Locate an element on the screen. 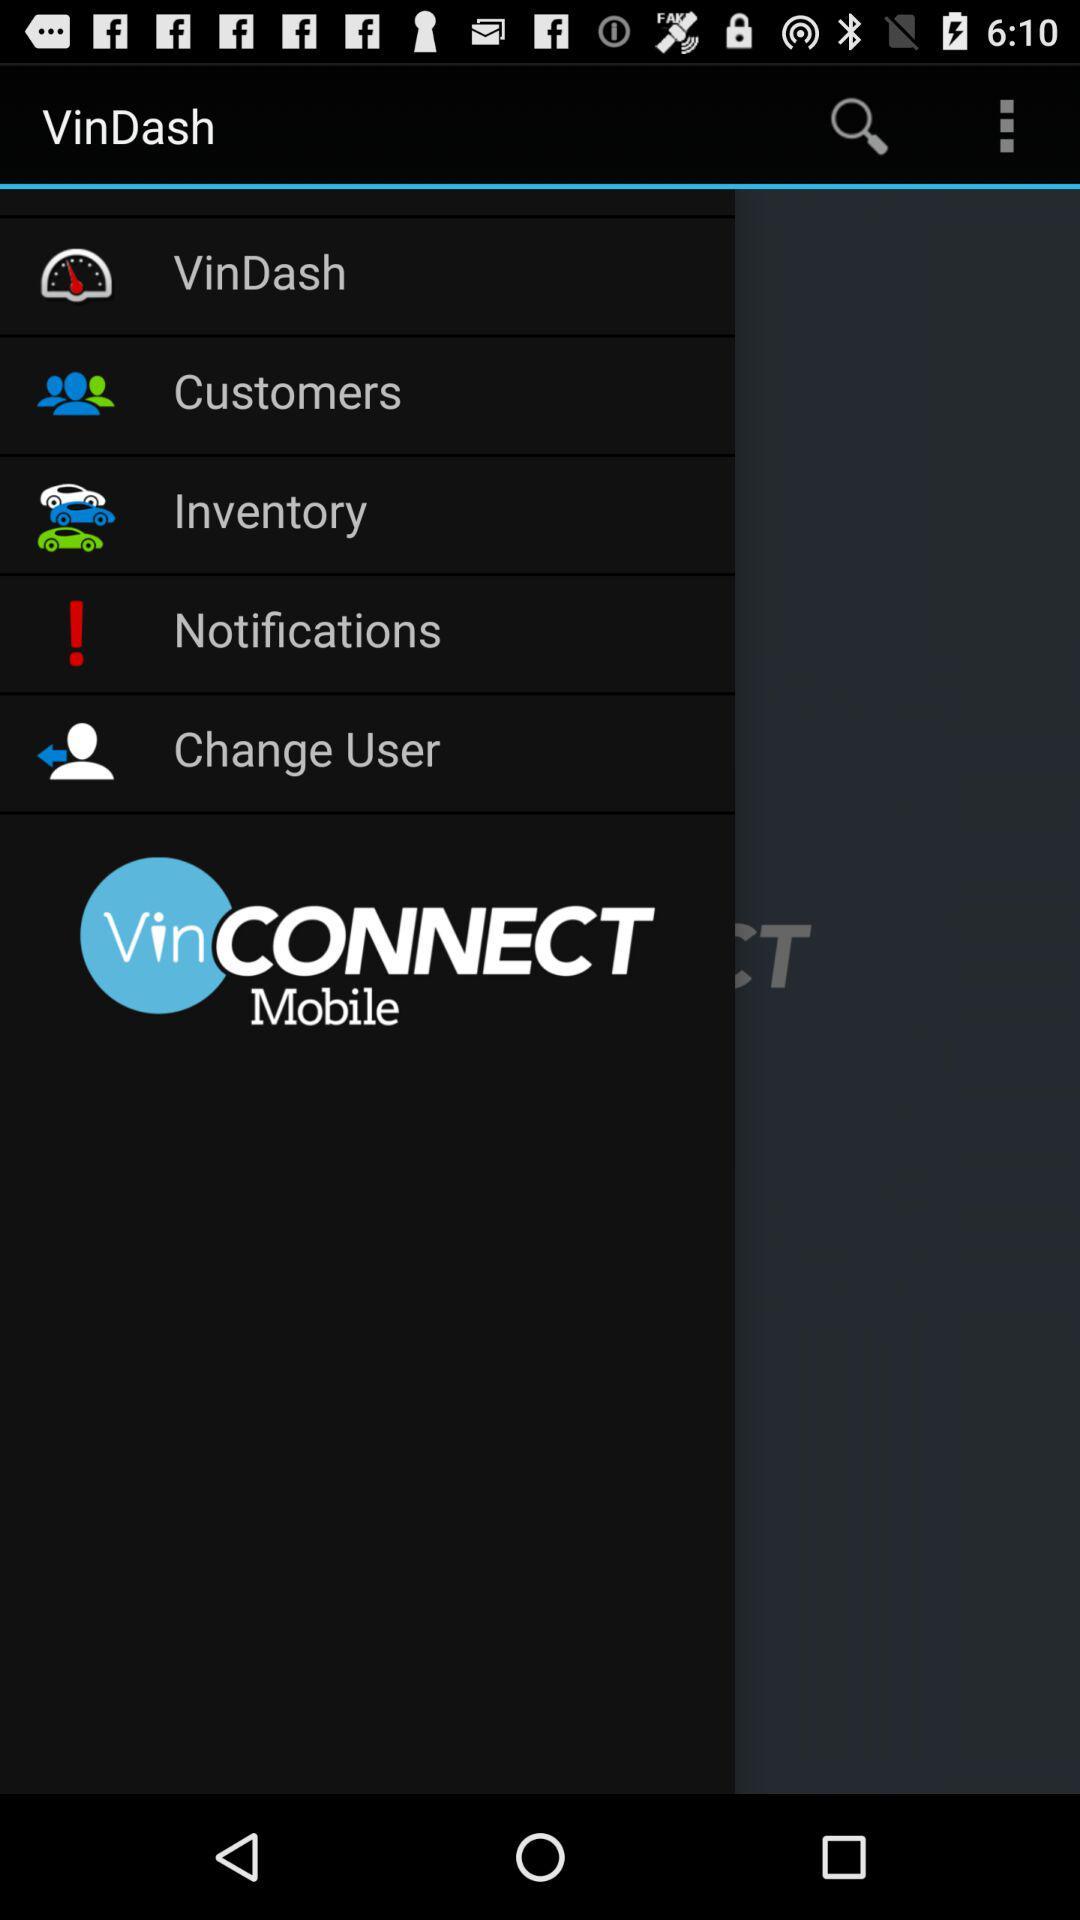 This screenshot has height=1920, width=1080. the app above the vindash icon is located at coordinates (367, 202).